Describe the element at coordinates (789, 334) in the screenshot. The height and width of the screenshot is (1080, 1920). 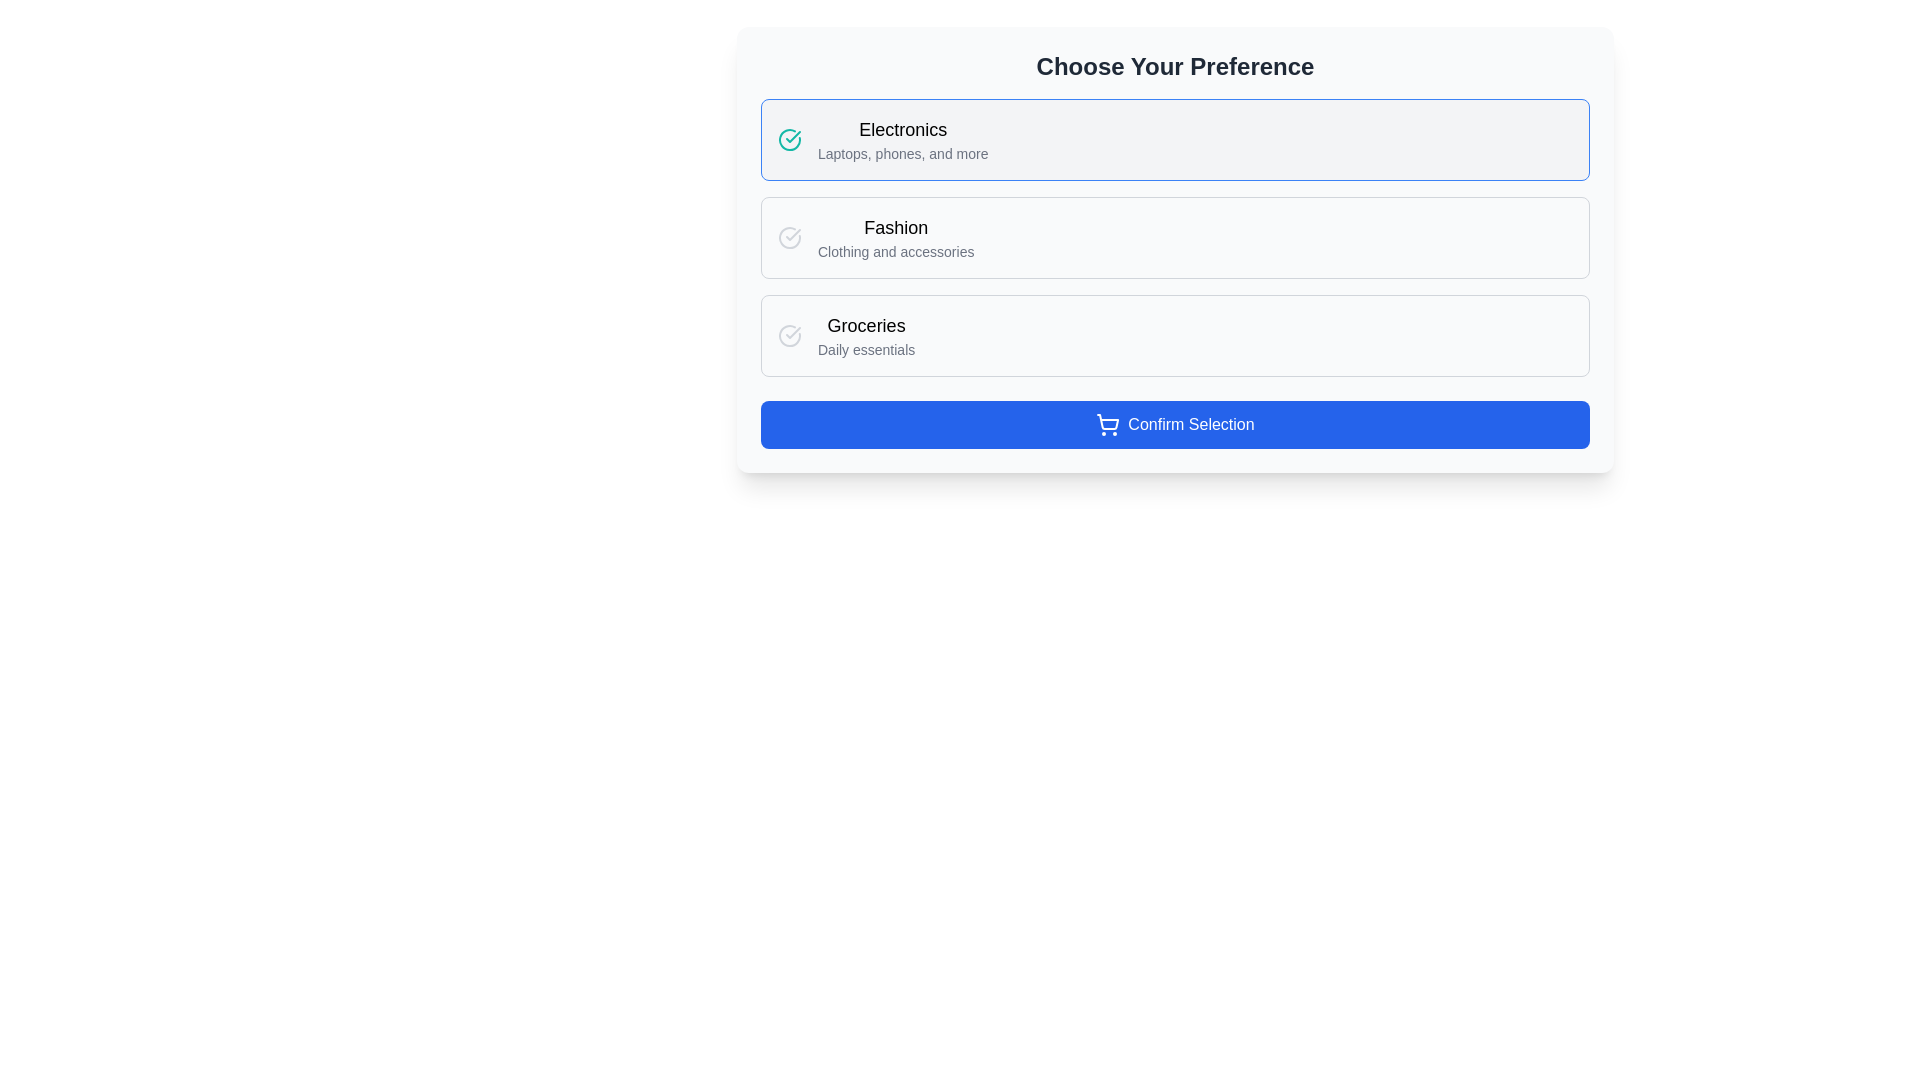
I see `the status indicator icon for the 'Groceries' section in the preference selection menu, located near the left-hand side of the row beside the text labels` at that location.